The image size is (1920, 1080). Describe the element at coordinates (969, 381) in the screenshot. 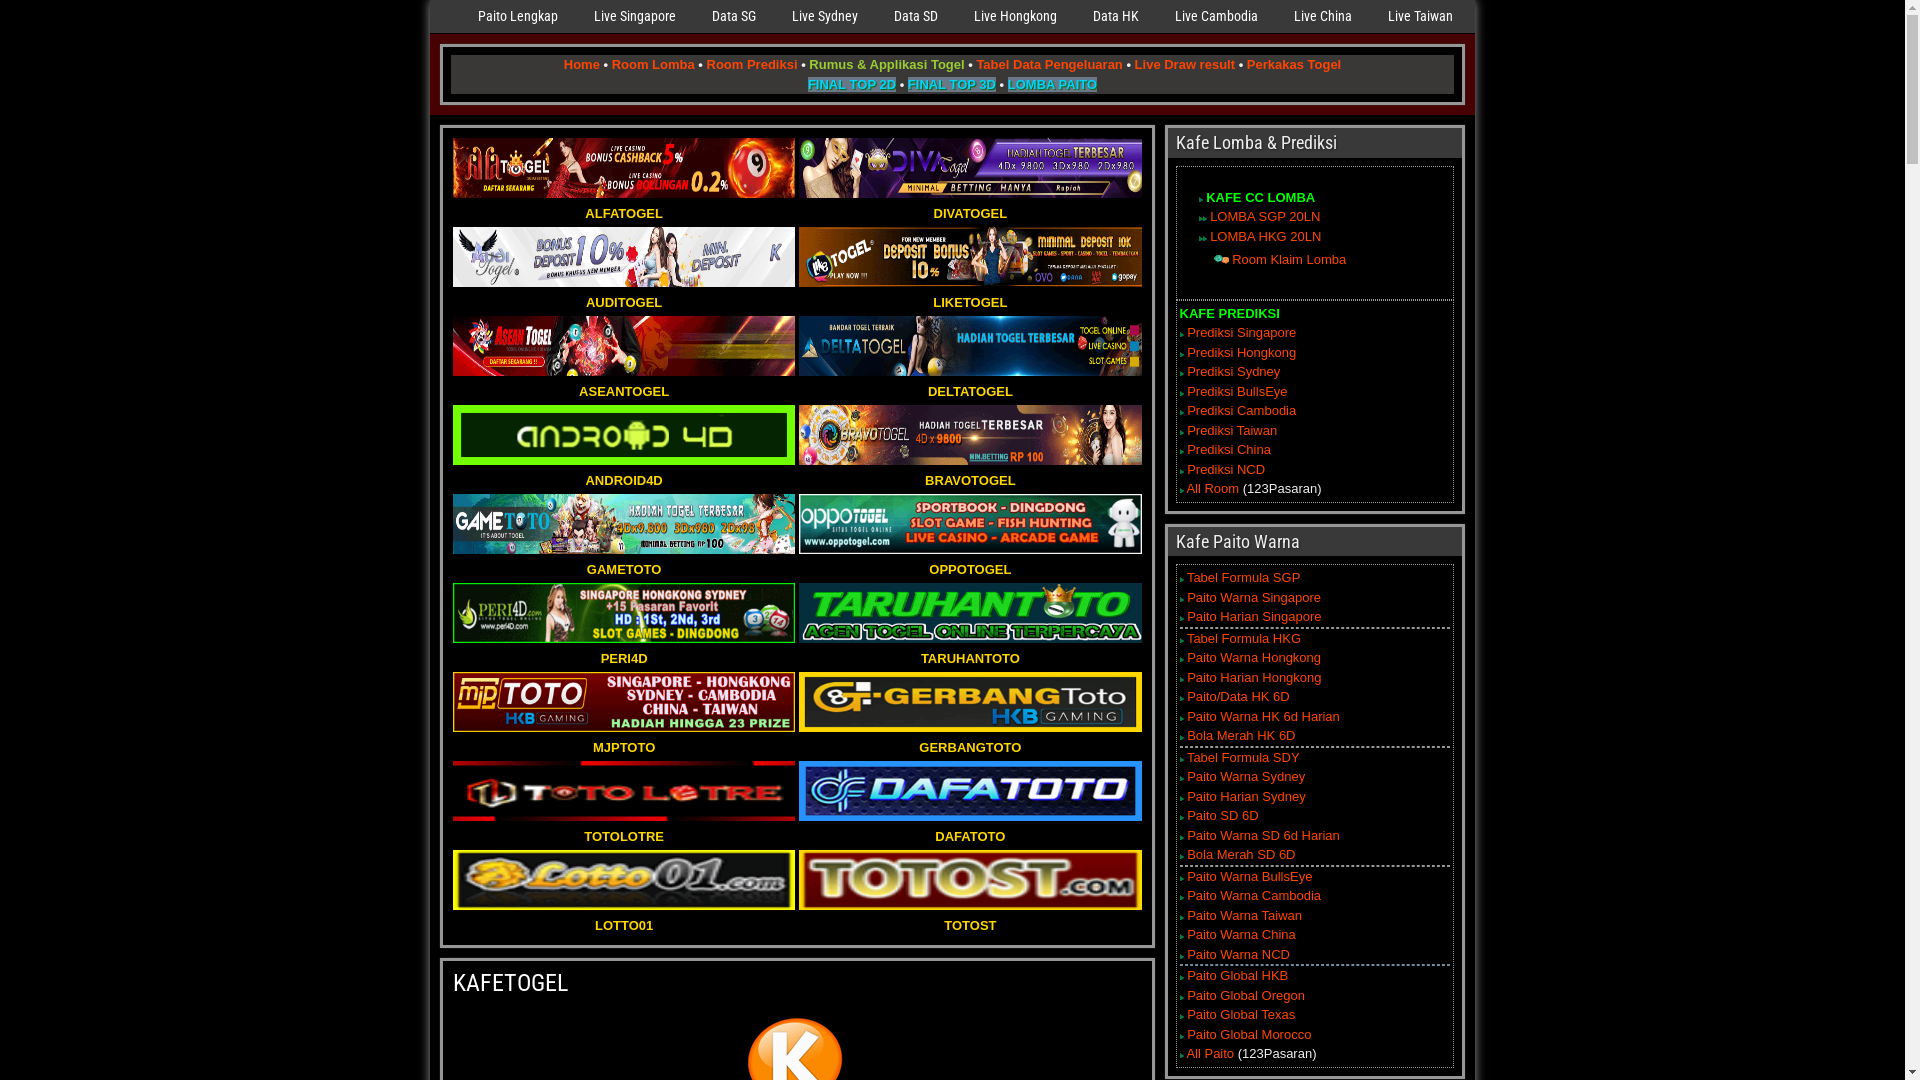

I see `'DELTATOGEL'` at that location.